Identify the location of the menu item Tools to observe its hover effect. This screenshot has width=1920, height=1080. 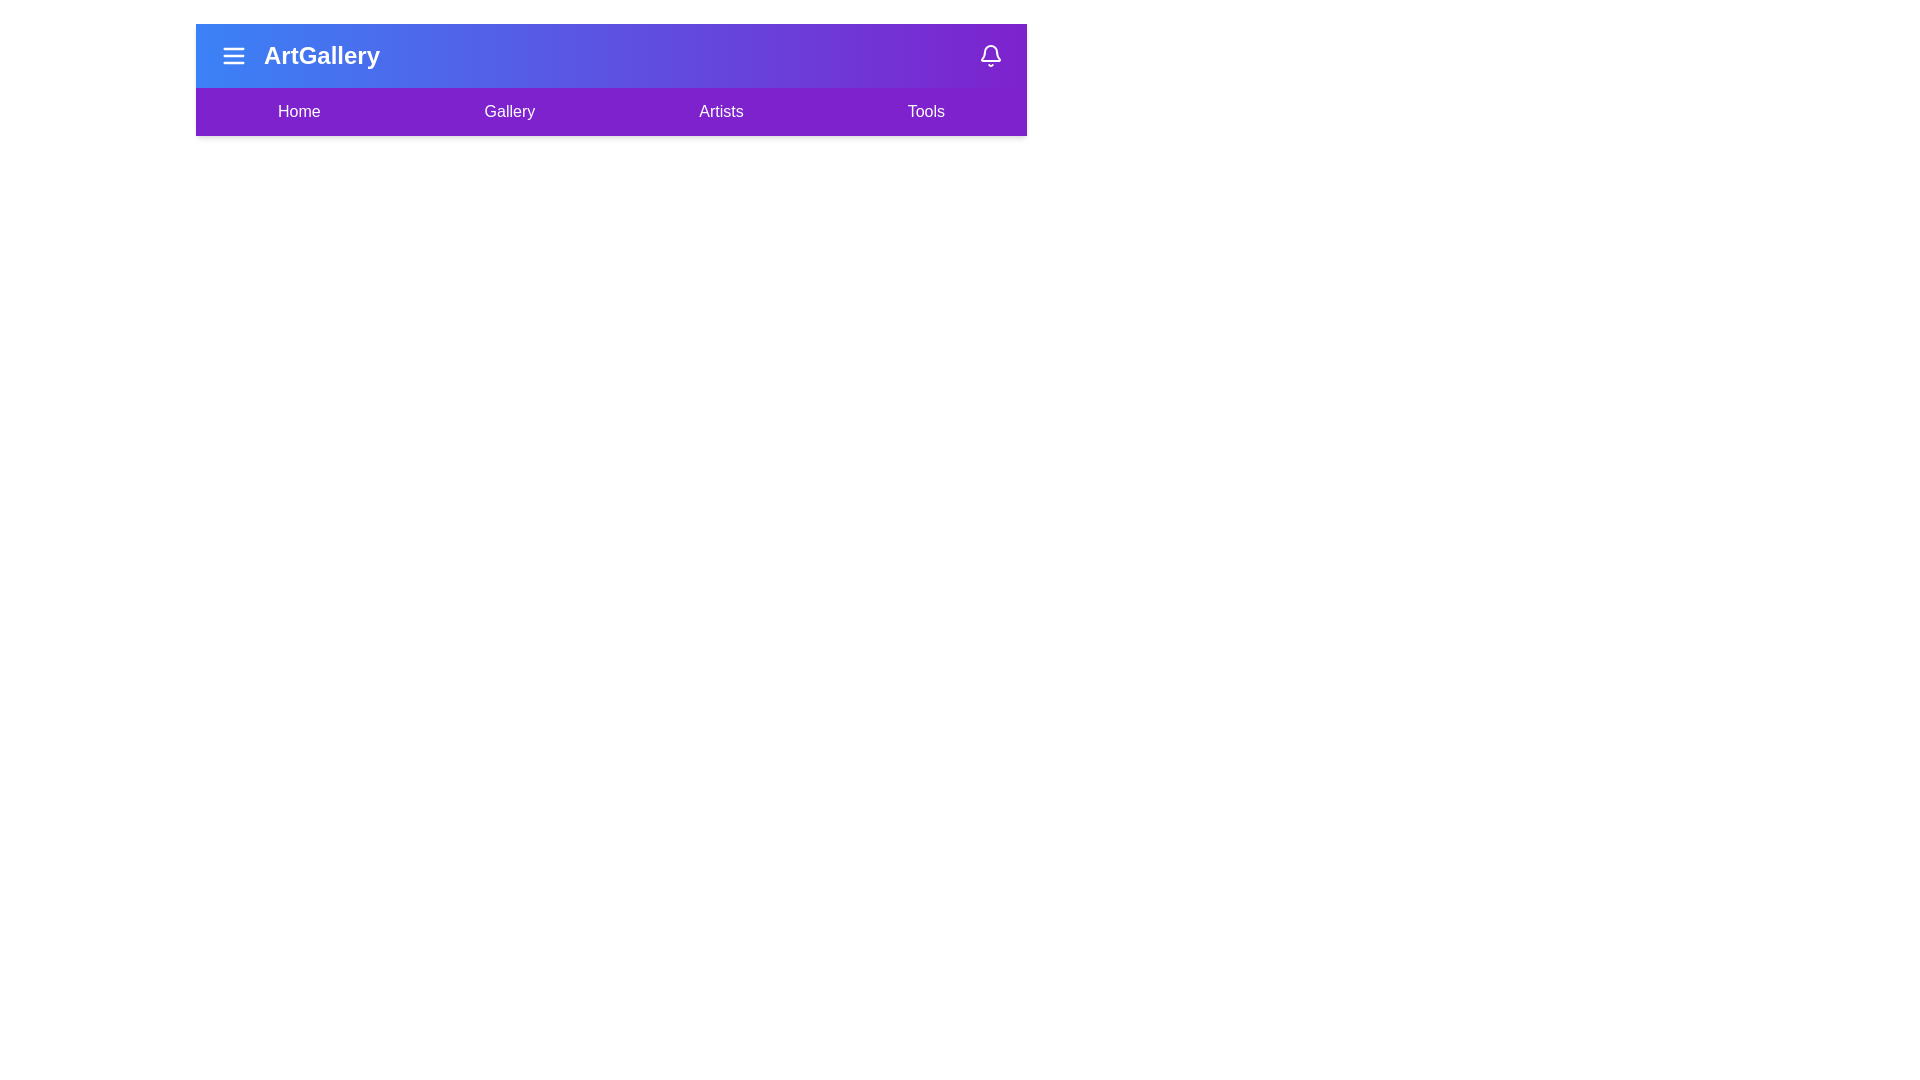
(925, 111).